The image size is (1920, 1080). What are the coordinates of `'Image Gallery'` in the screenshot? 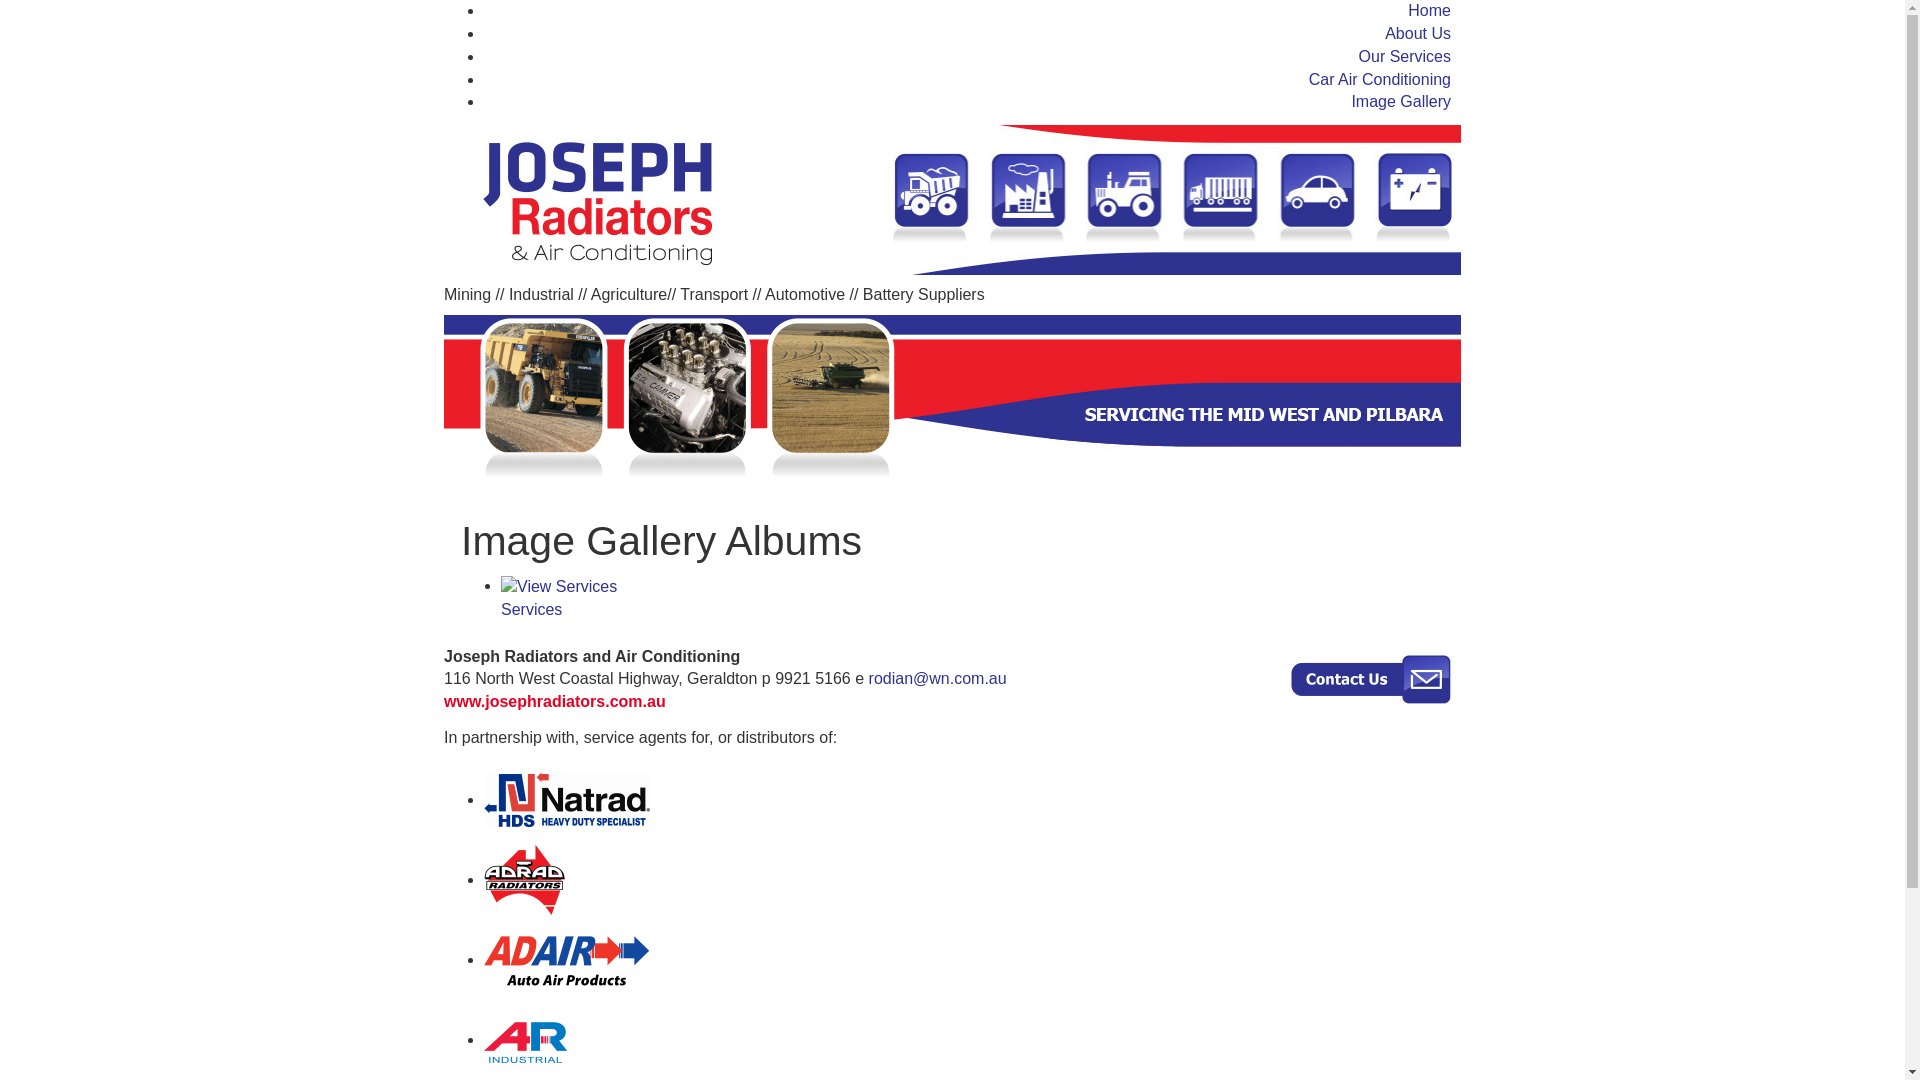 It's located at (1350, 101).